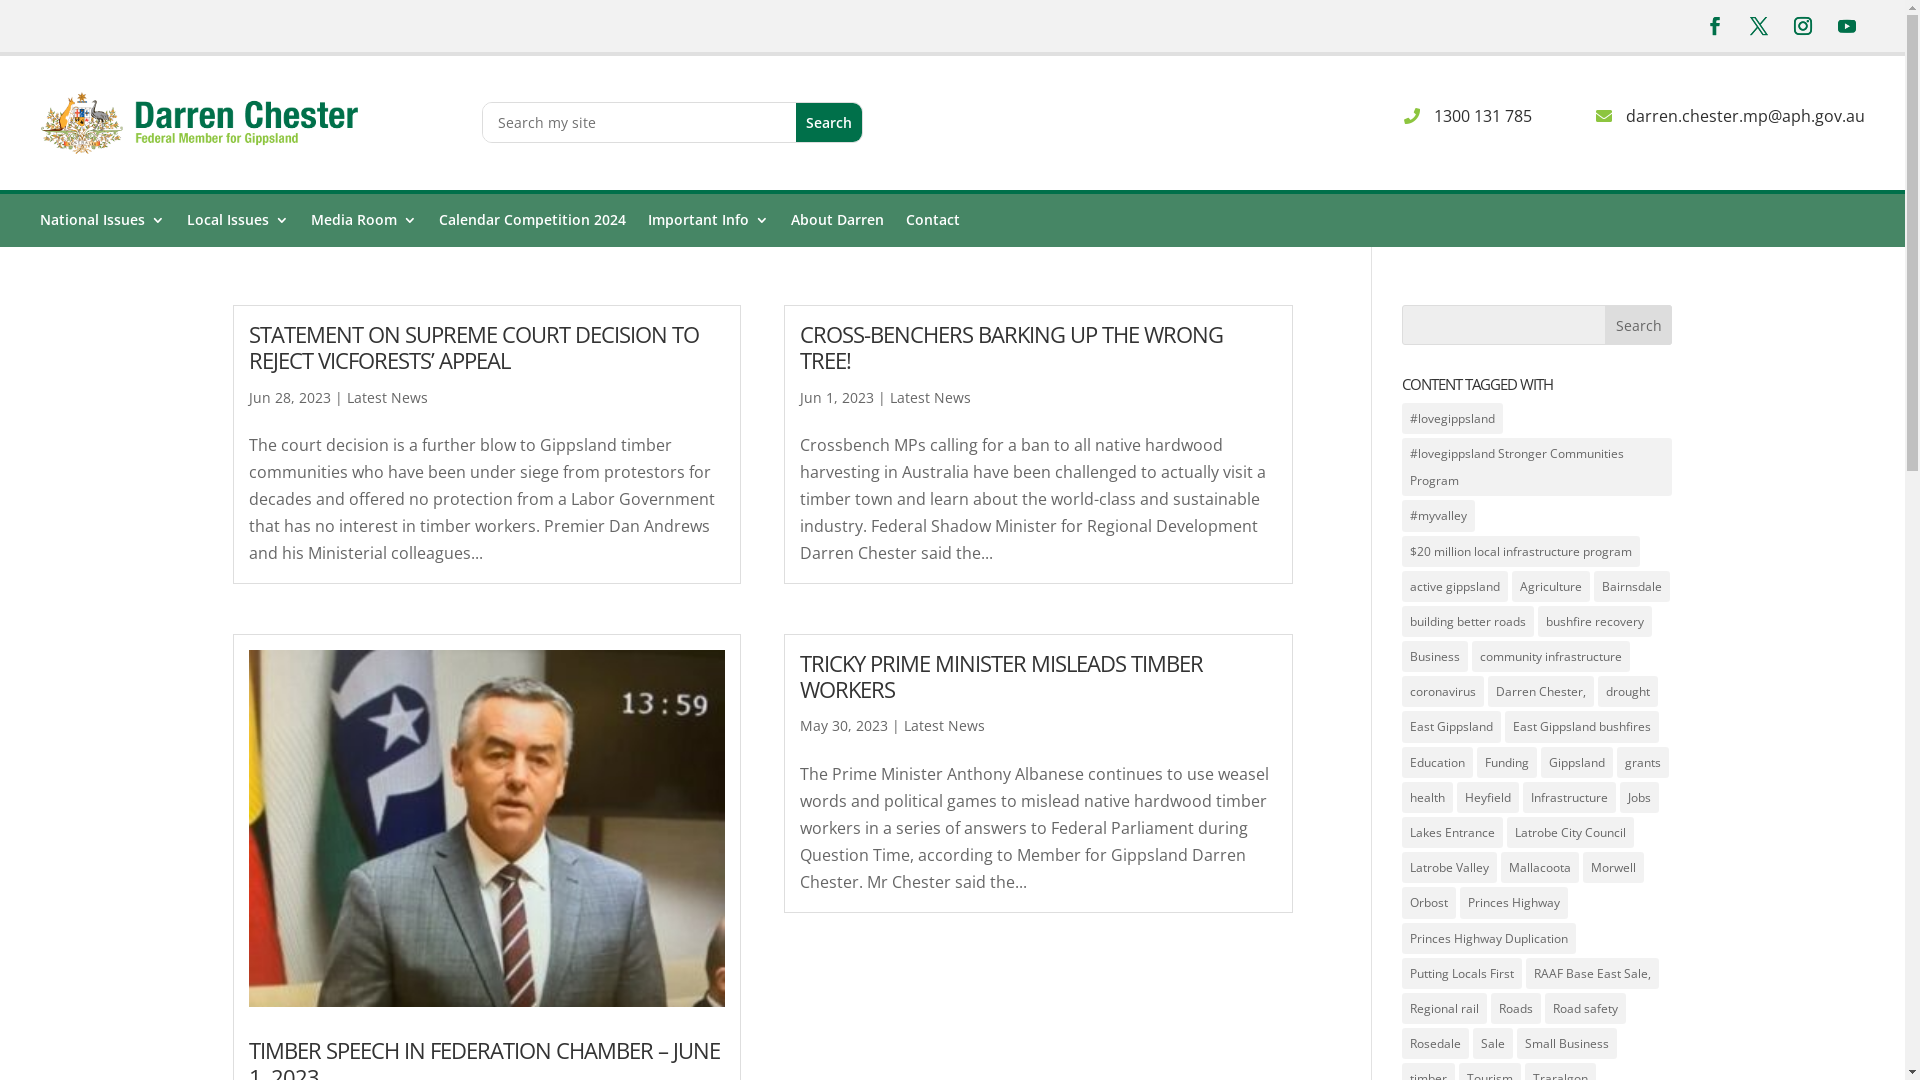 The width and height of the screenshot is (1920, 1080). Describe the element at coordinates (1549, 656) in the screenshot. I see `'community infrastructure'` at that location.